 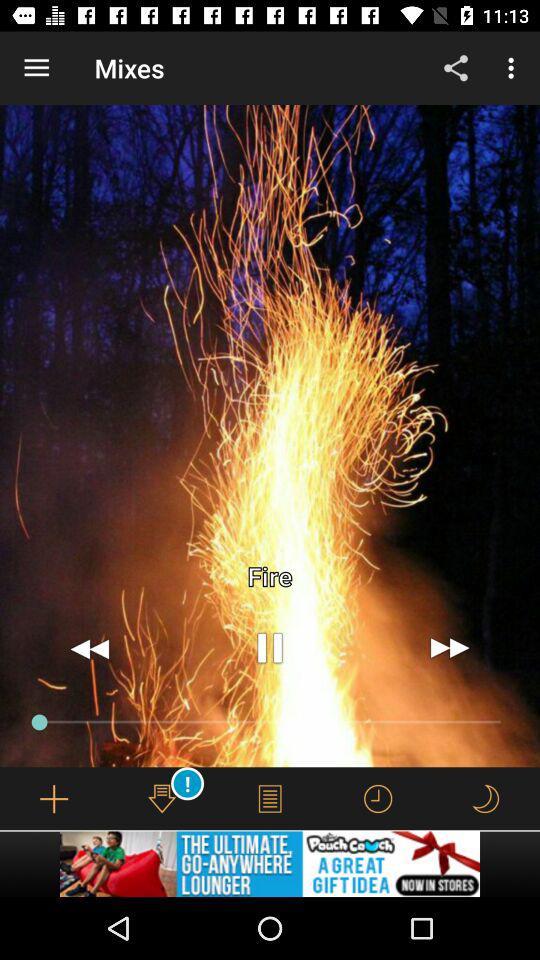 What do you see at coordinates (89, 647) in the screenshot?
I see `goes back in time in the video` at bounding box center [89, 647].